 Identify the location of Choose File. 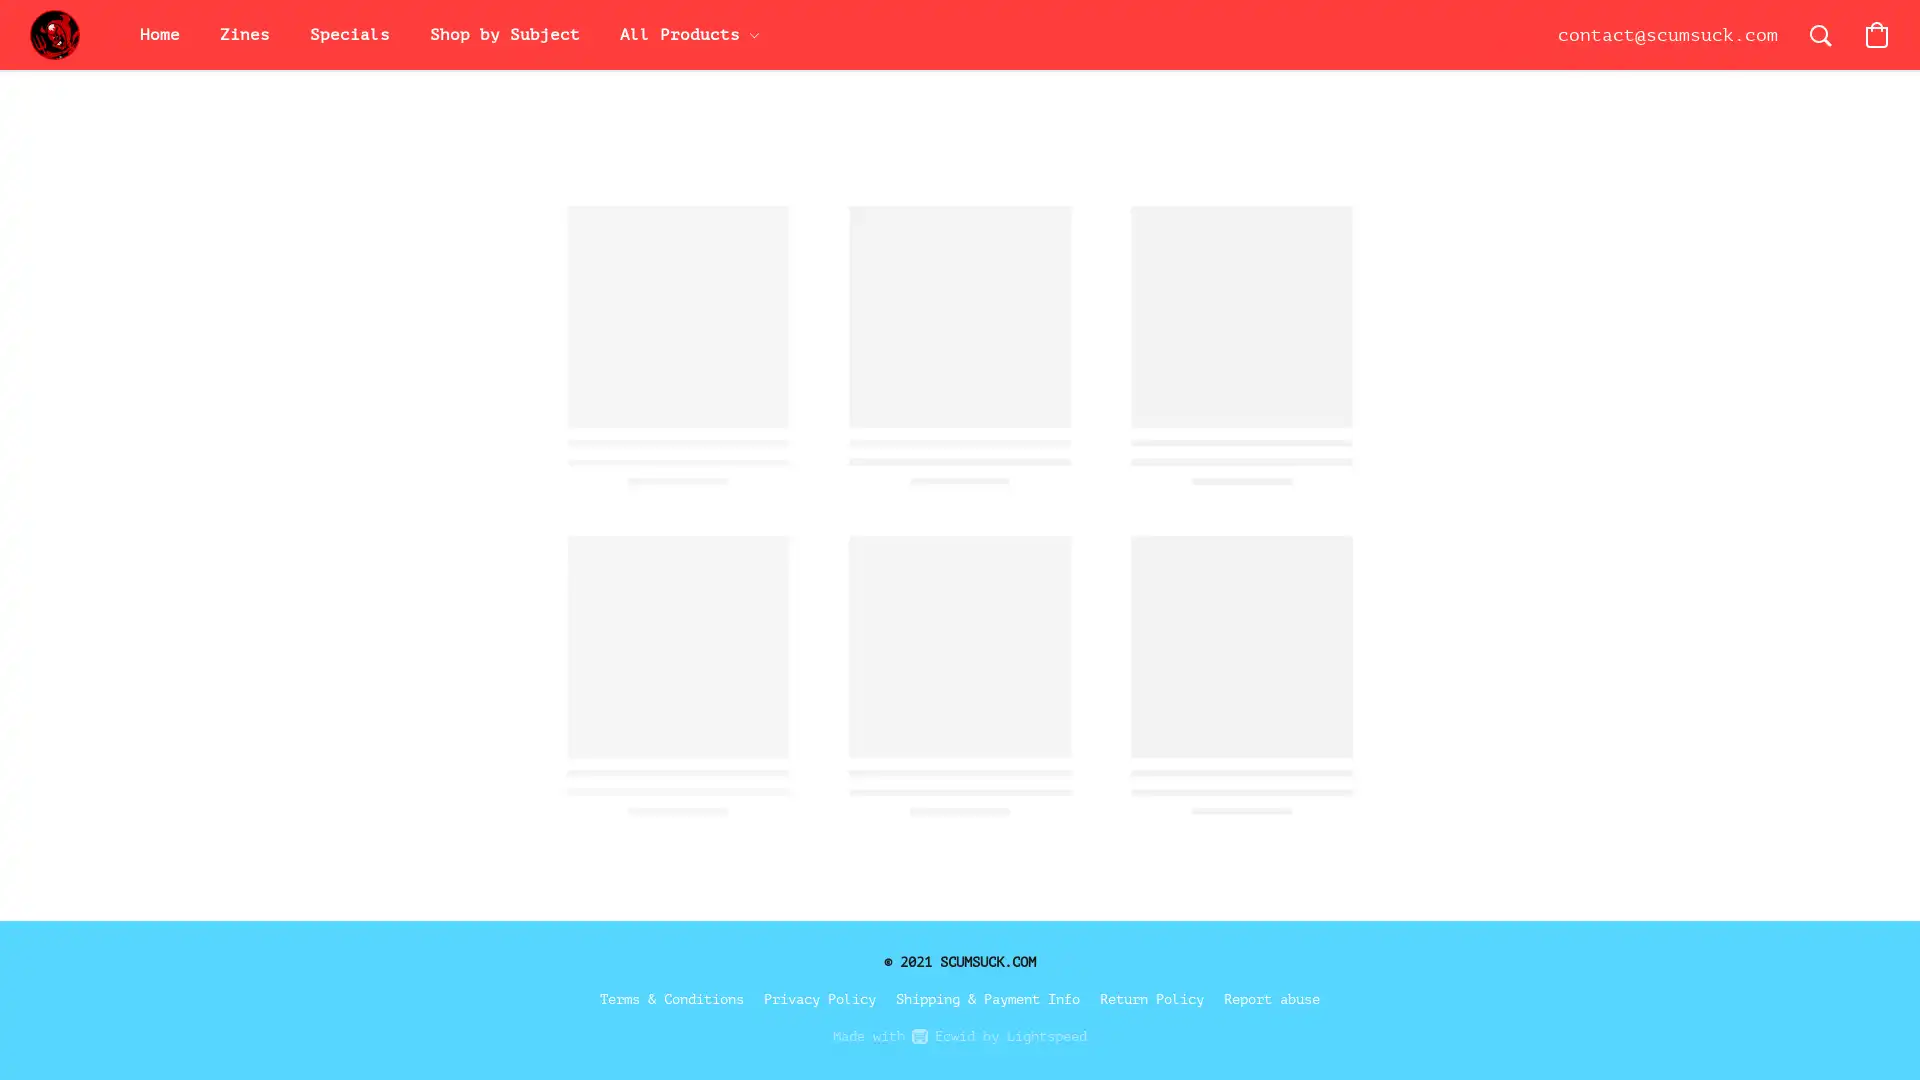
(1224, 570).